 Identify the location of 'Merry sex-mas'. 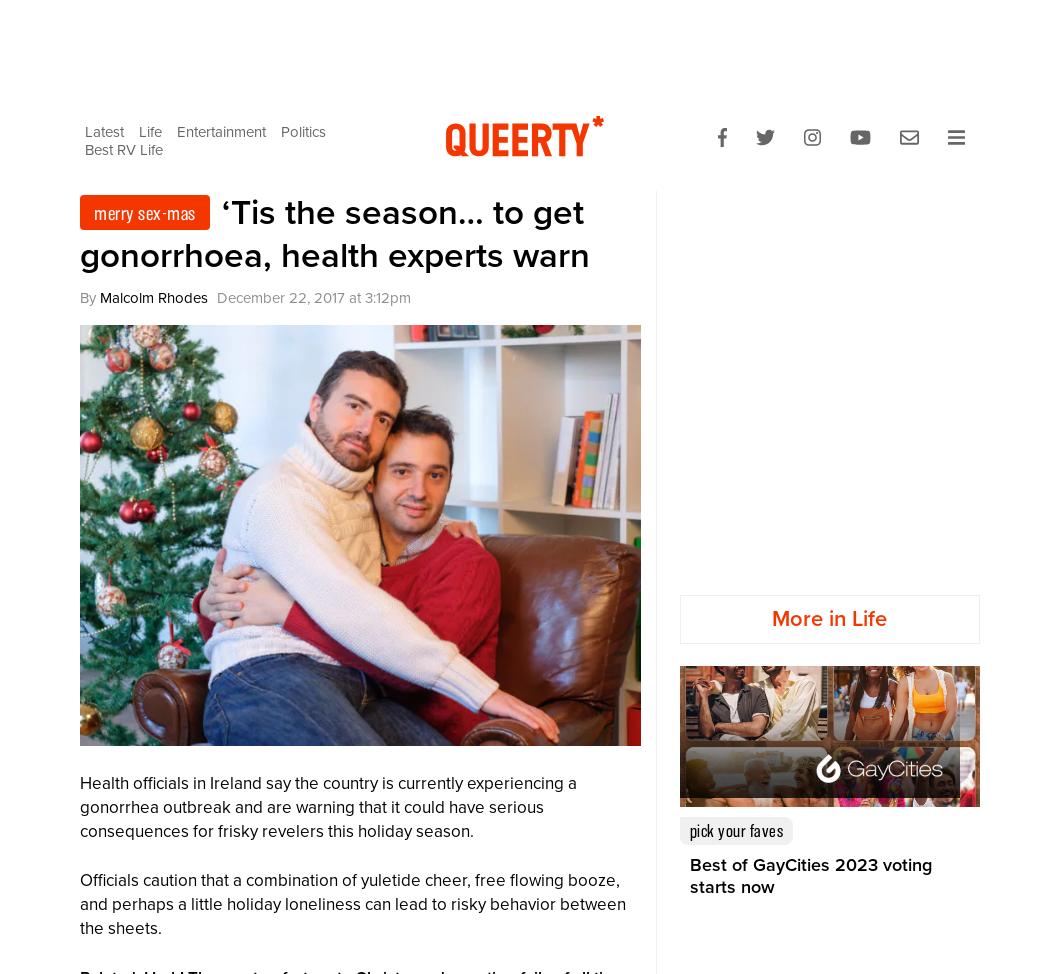
(93, 212).